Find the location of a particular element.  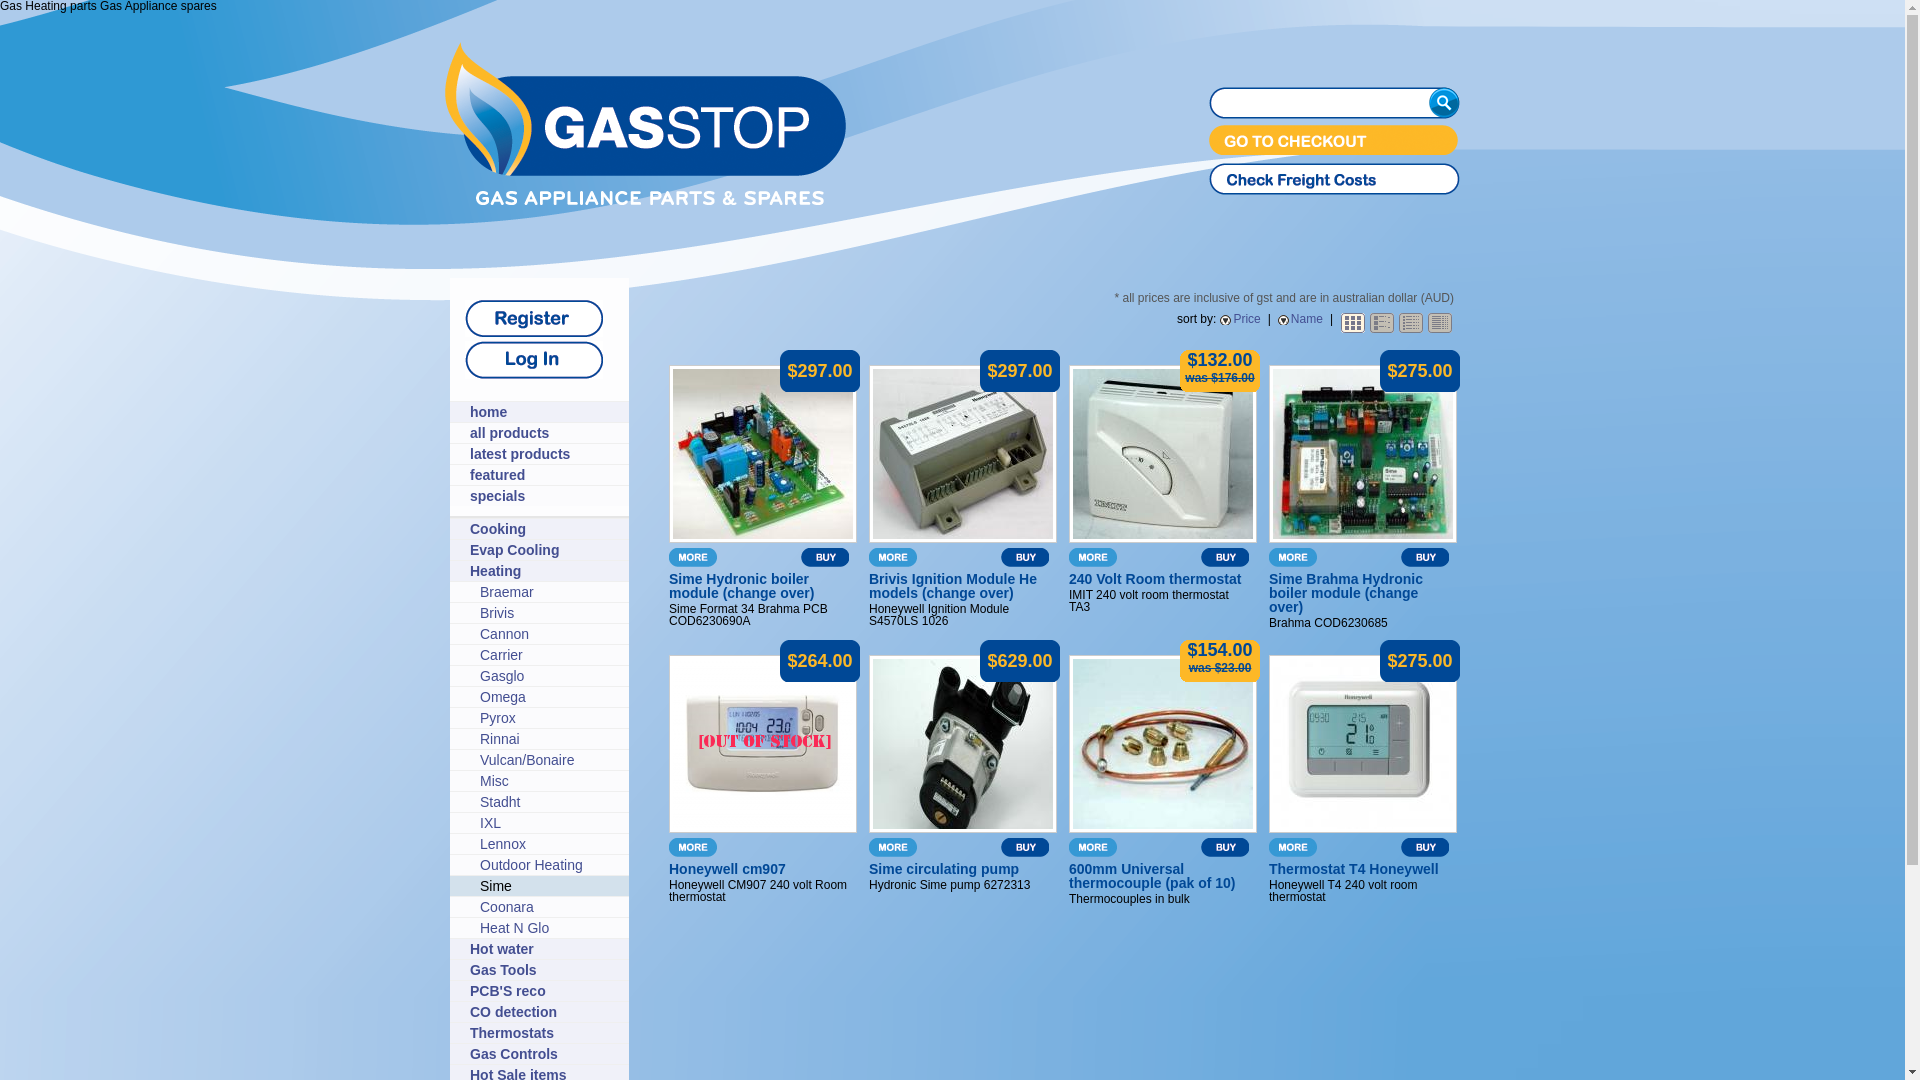

'all products' is located at coordinates (544, 431).